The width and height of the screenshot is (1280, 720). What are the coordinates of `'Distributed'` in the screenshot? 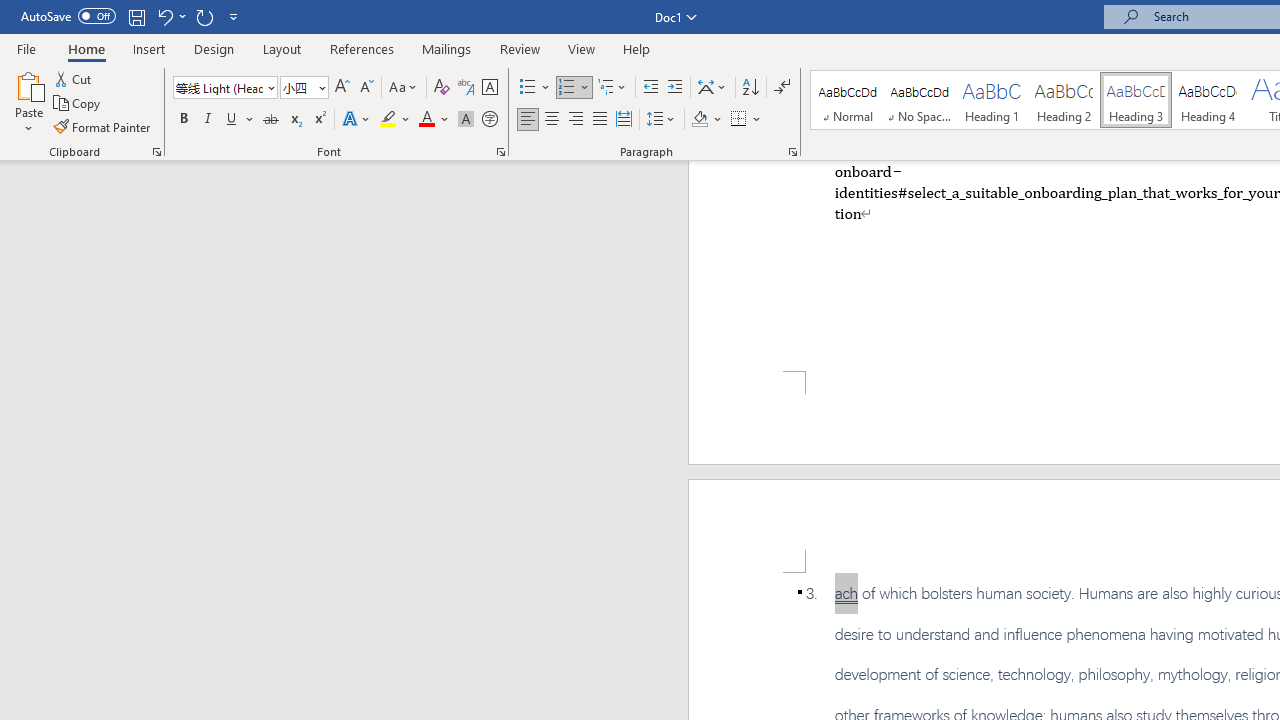 It's located at (623, 119).